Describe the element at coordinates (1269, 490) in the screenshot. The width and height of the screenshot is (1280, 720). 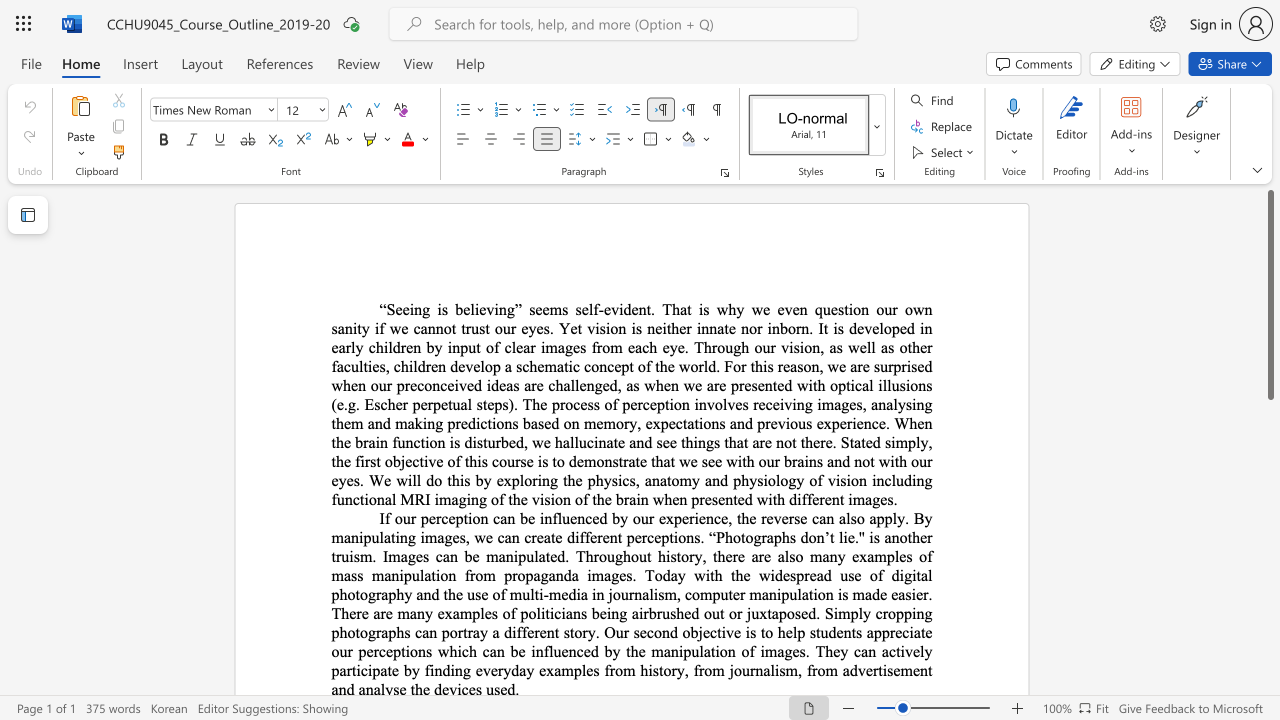
I see `the scrollbar to move the content lower` at that location.